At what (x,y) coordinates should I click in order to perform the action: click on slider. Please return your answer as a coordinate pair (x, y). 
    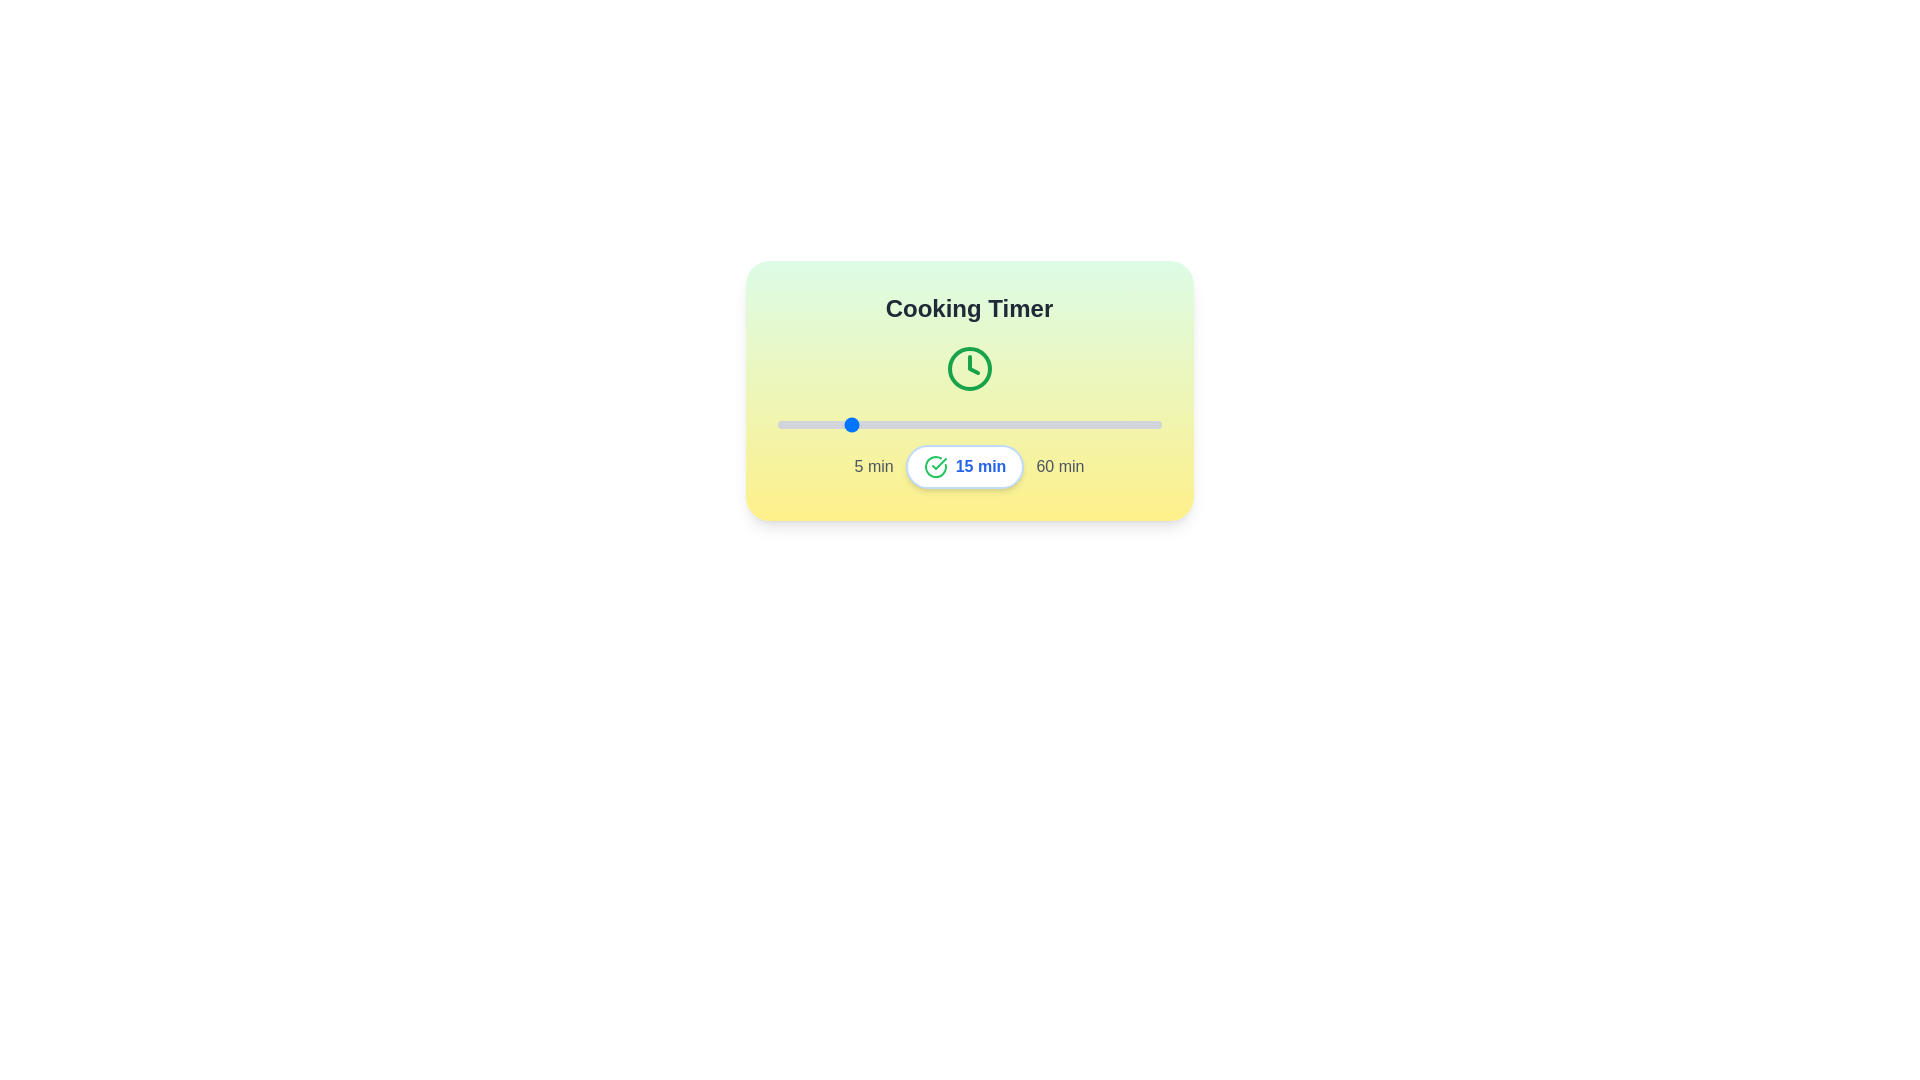
    Looking at the image, I should click on (1062, 423).